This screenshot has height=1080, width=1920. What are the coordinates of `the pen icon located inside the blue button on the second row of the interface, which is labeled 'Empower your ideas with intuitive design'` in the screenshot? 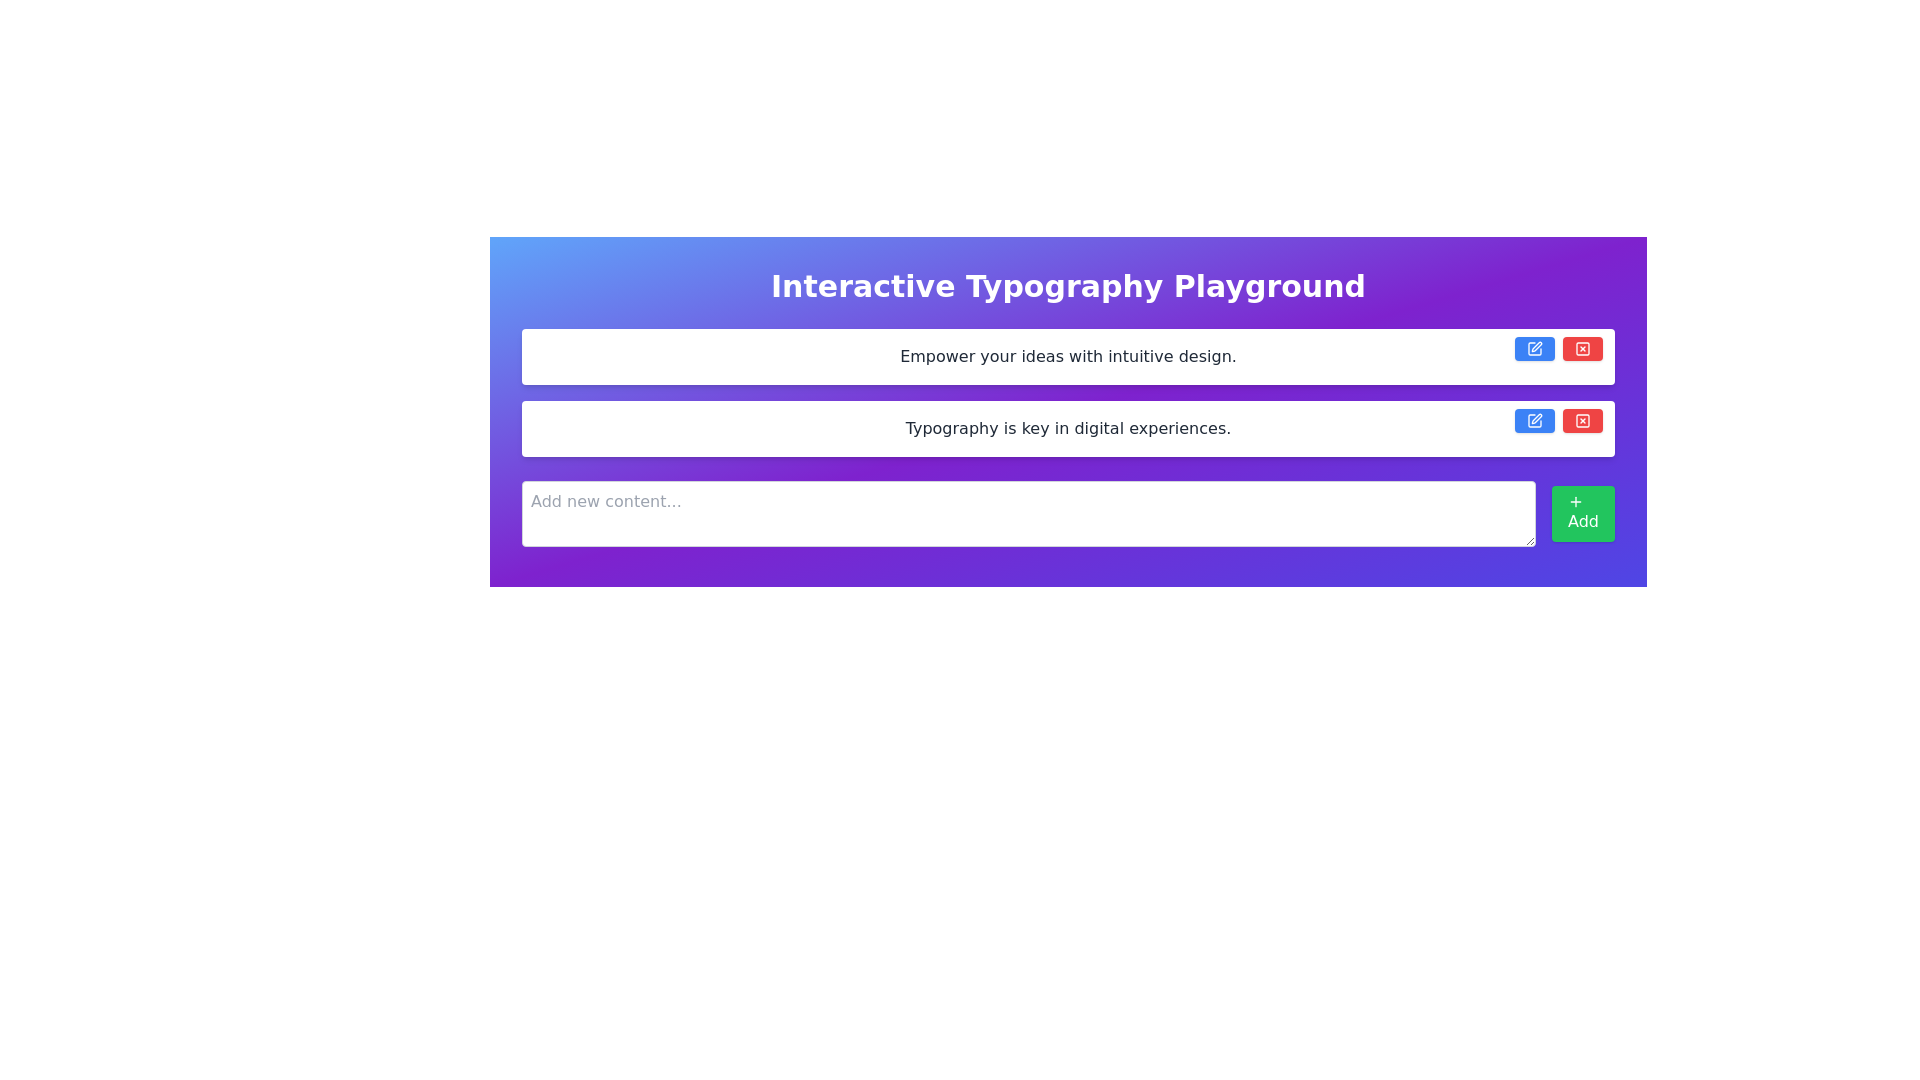 It's located at (1534, 347).